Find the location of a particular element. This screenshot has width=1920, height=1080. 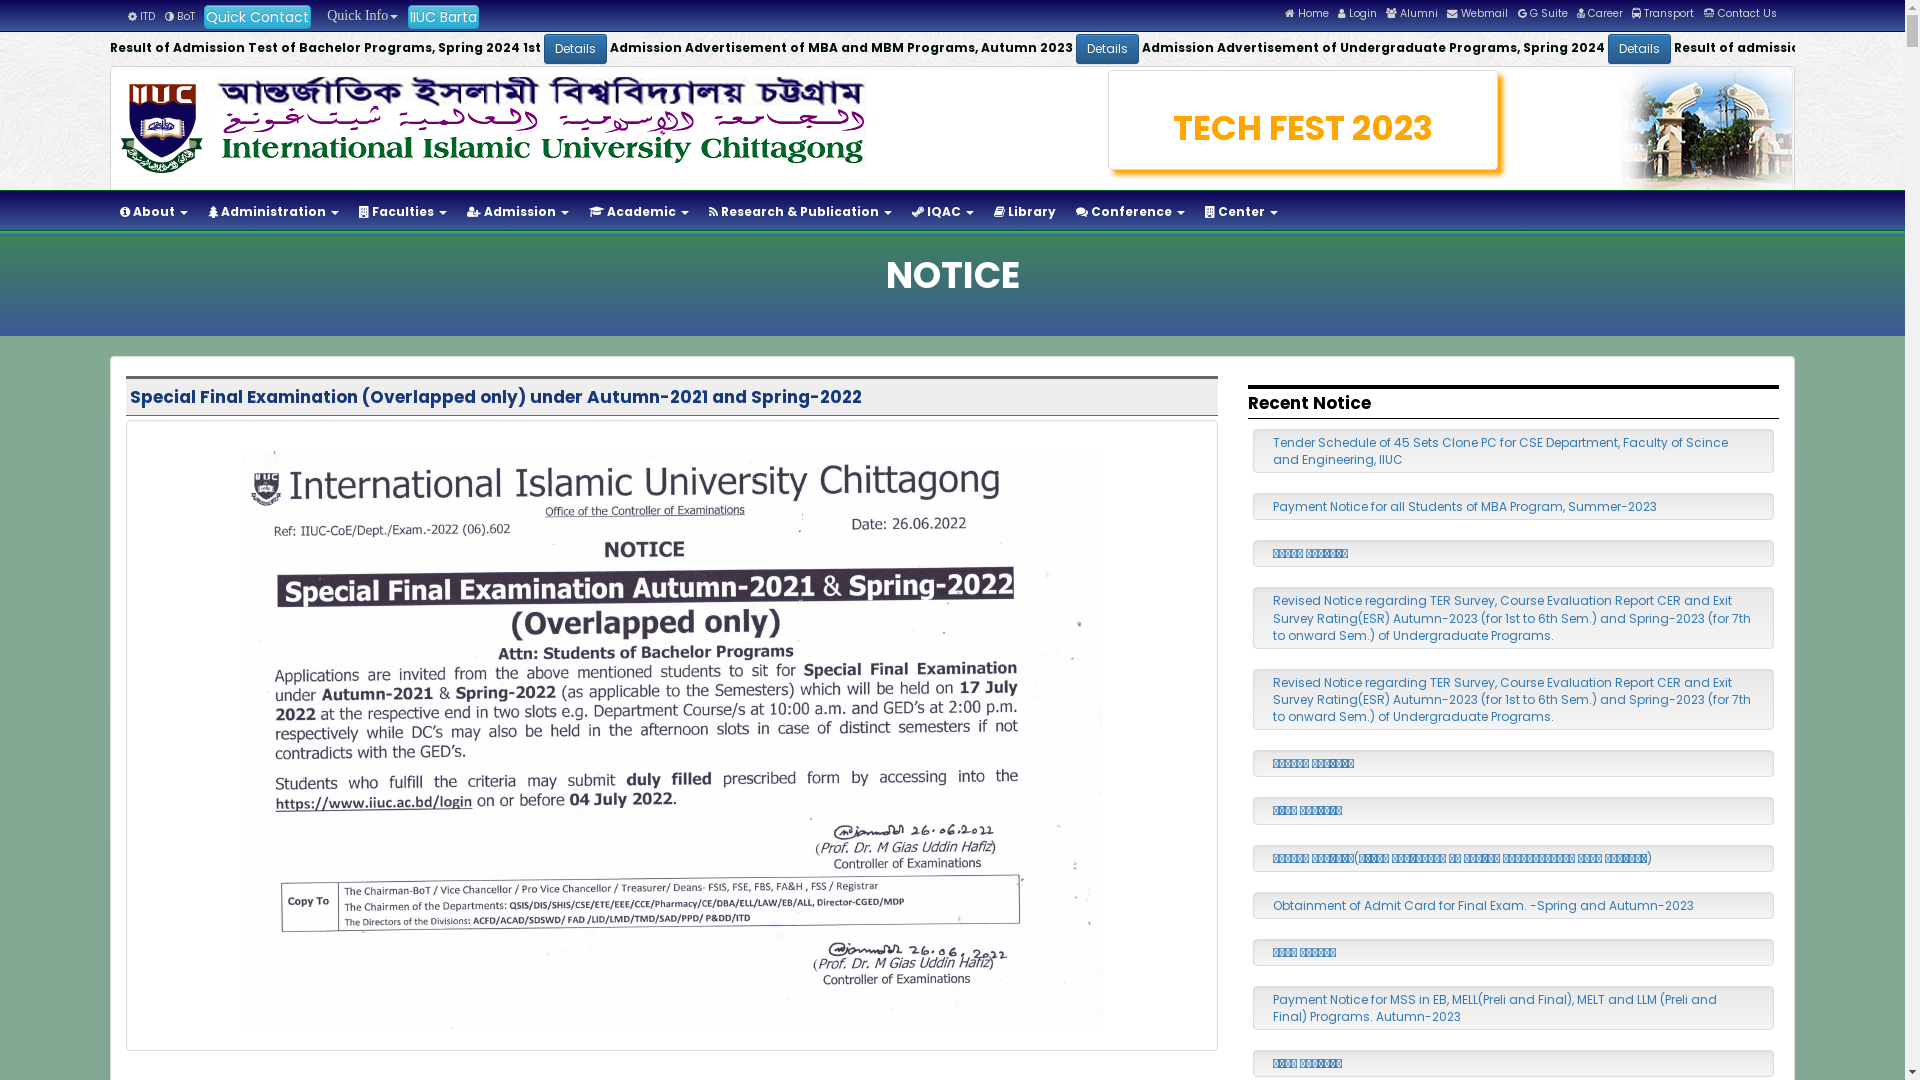

'Details' is located at coordinates (990, 48).